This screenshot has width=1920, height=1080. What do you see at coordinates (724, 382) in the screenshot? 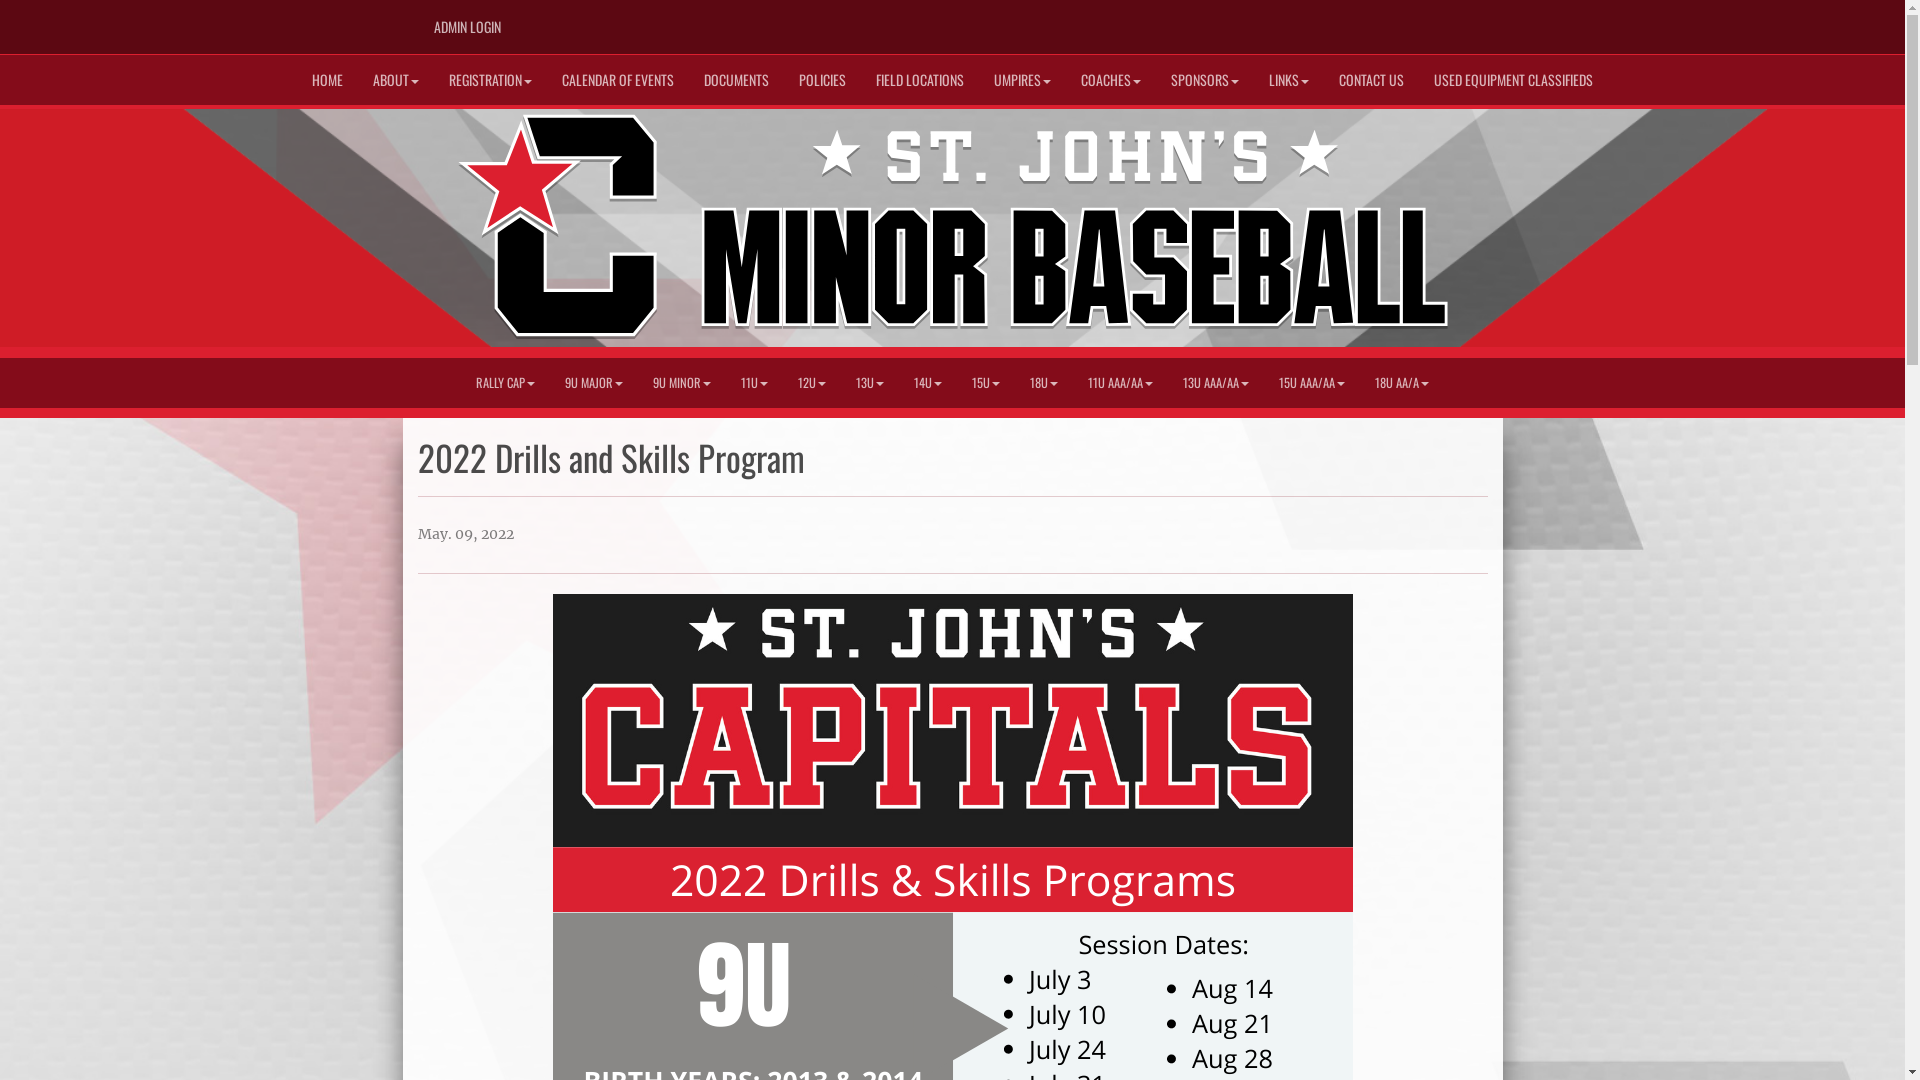
I see `'11U'` at bounding box center [724, 382].